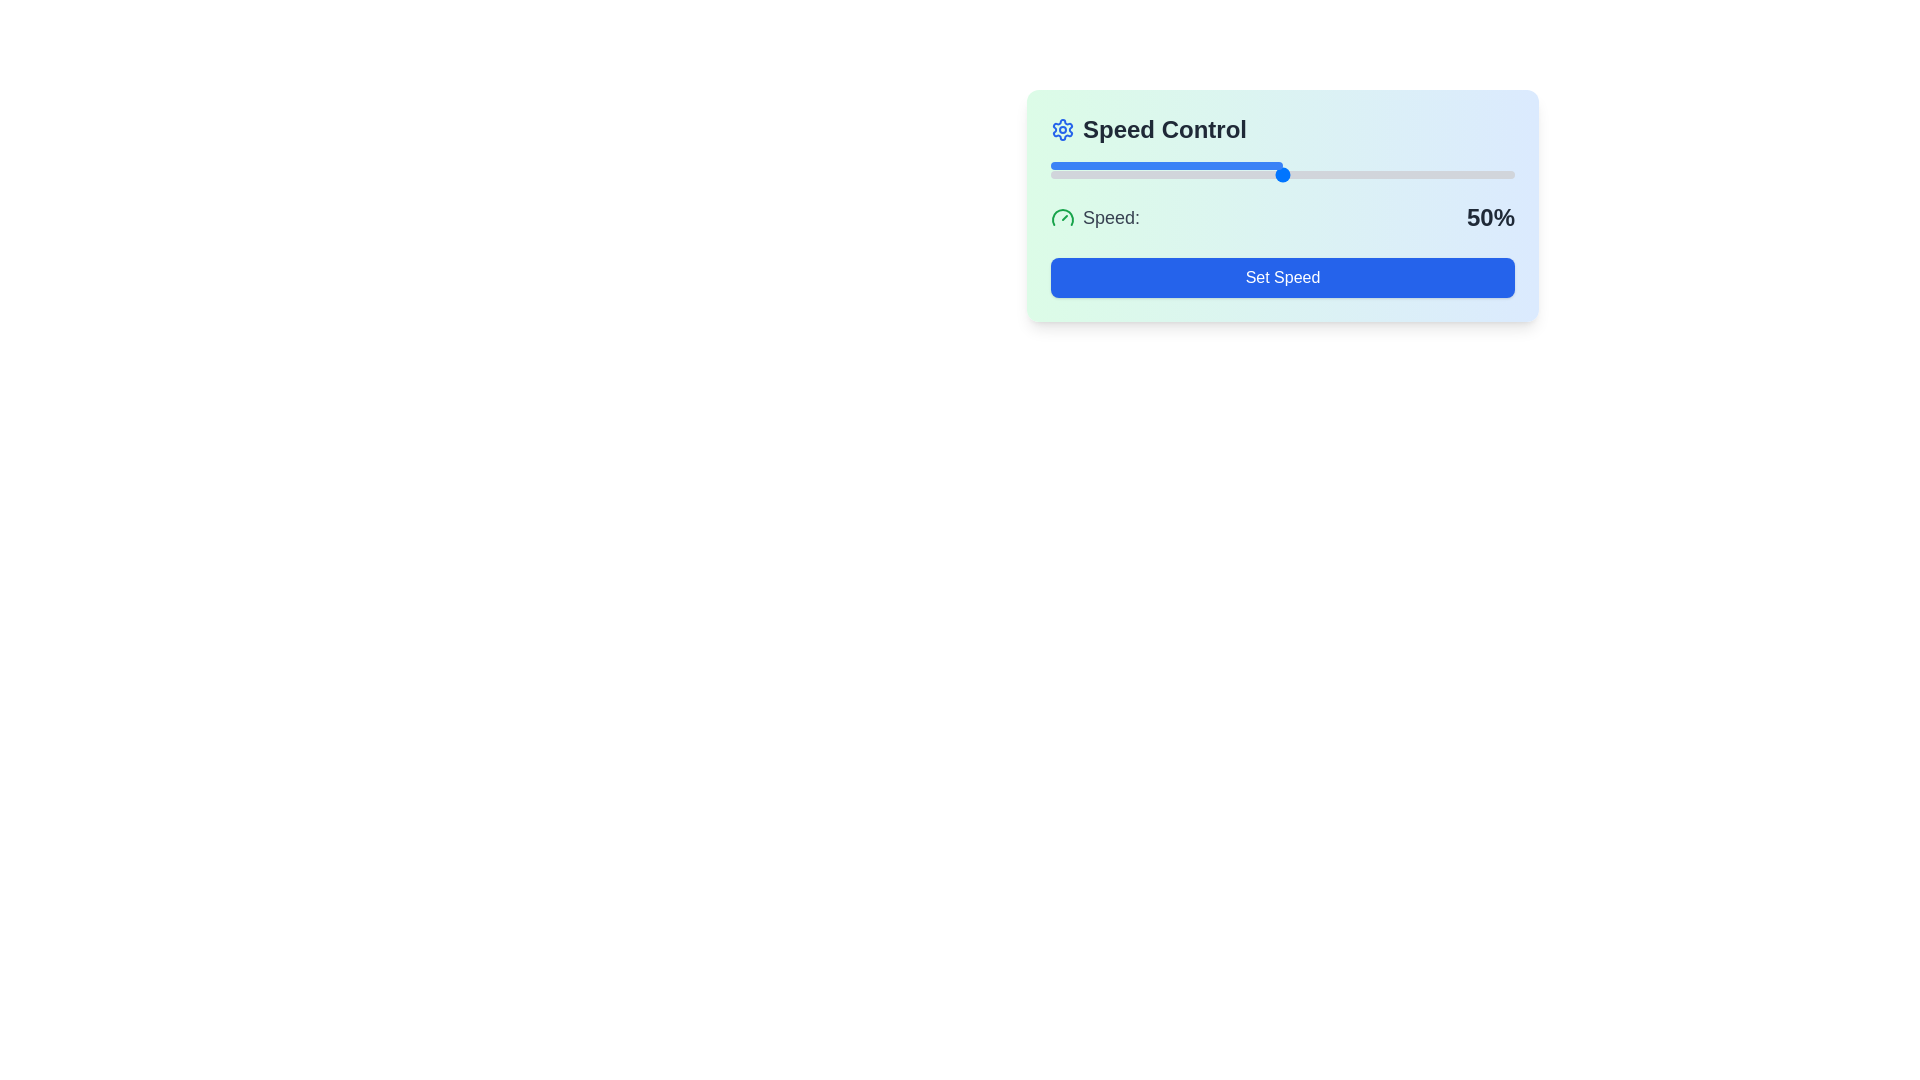 This screenshot has width=1920, height=1080. I want to click on the 'Speed:' label in the speed control interface, which is located immediately to the right of a small green gauge icon, so click(1110, 218).